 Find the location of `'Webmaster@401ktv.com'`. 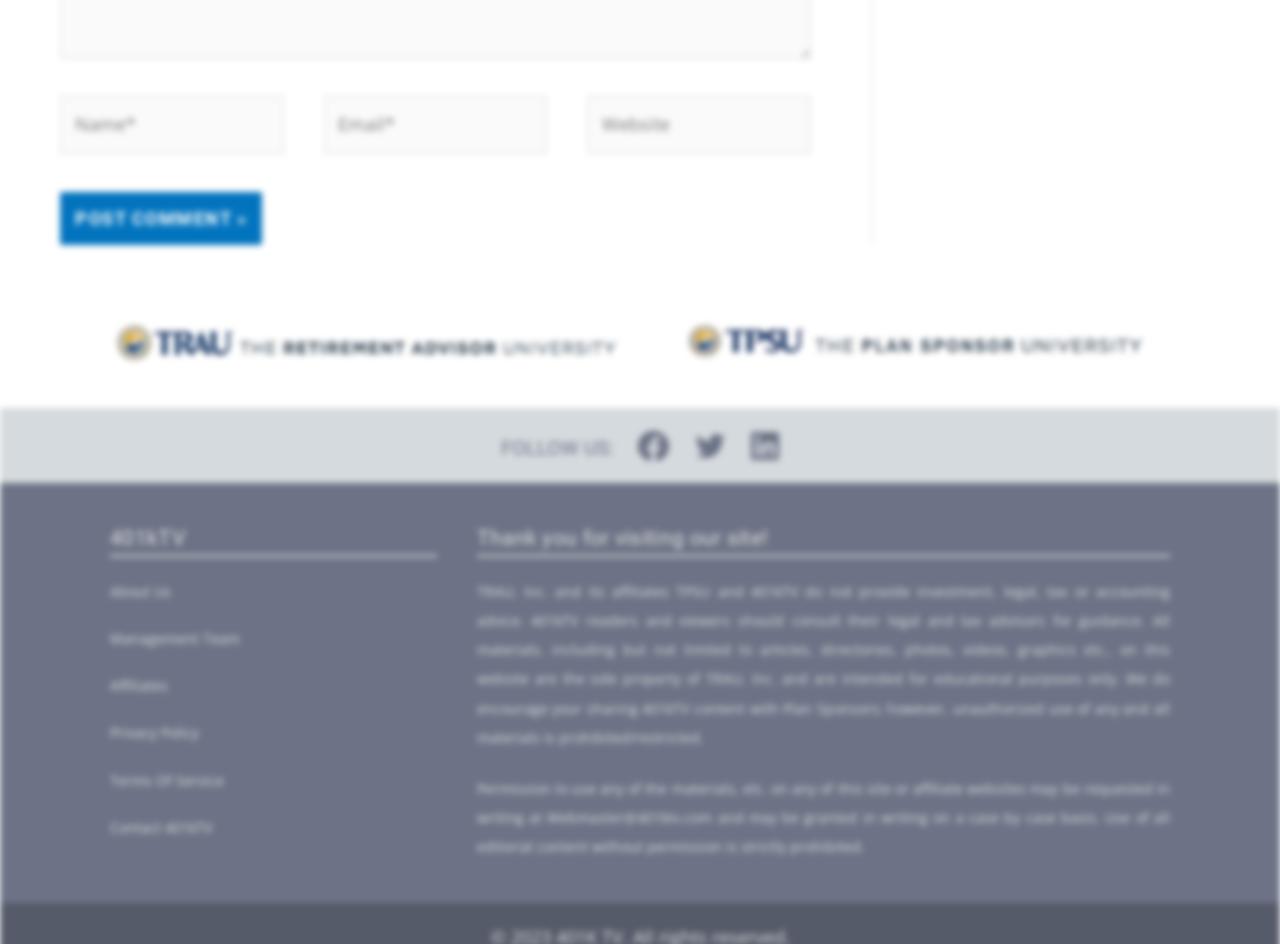

'Webmaster@401ktv.com' is located at coordinates (546, 816).